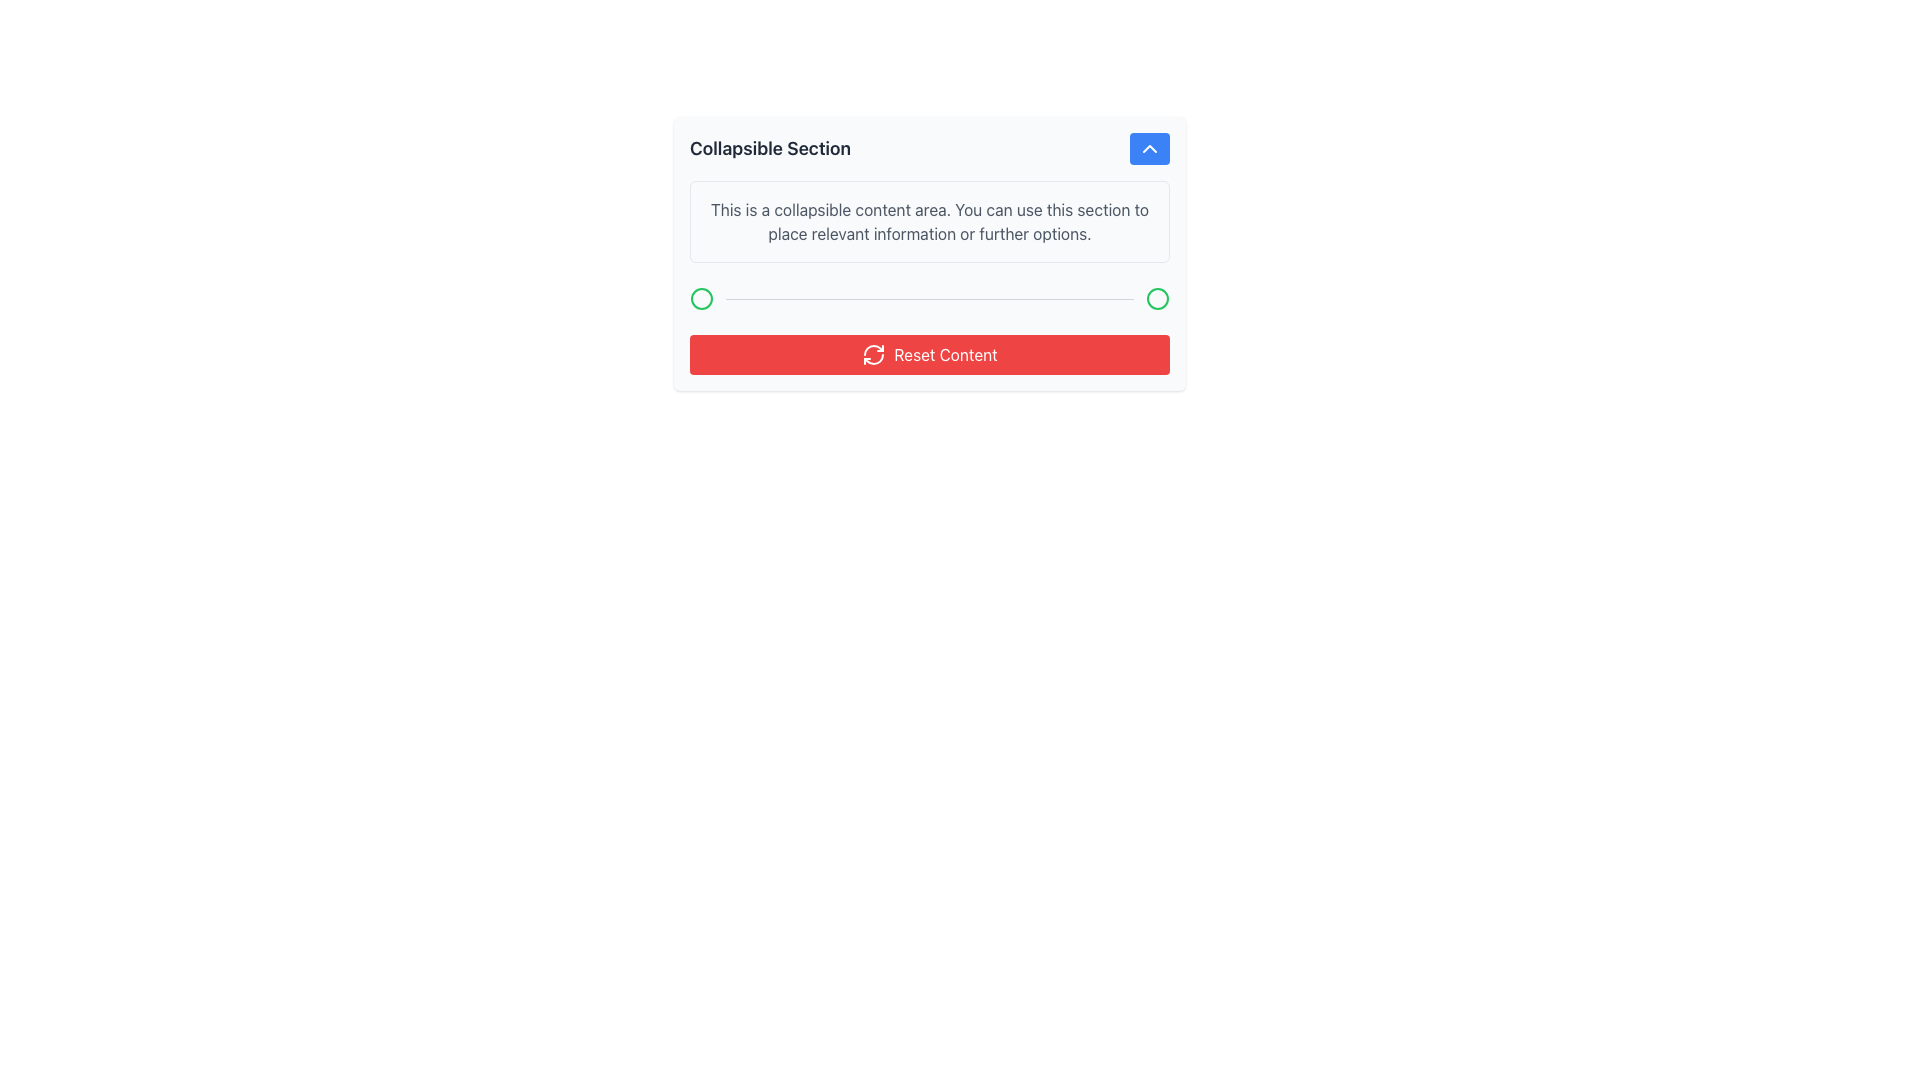  What do you see at coordinates (929, 253) in the screenshot?
I see `the collapsible section titled 'Collapsible Section'` at bounding box center [929, 253].